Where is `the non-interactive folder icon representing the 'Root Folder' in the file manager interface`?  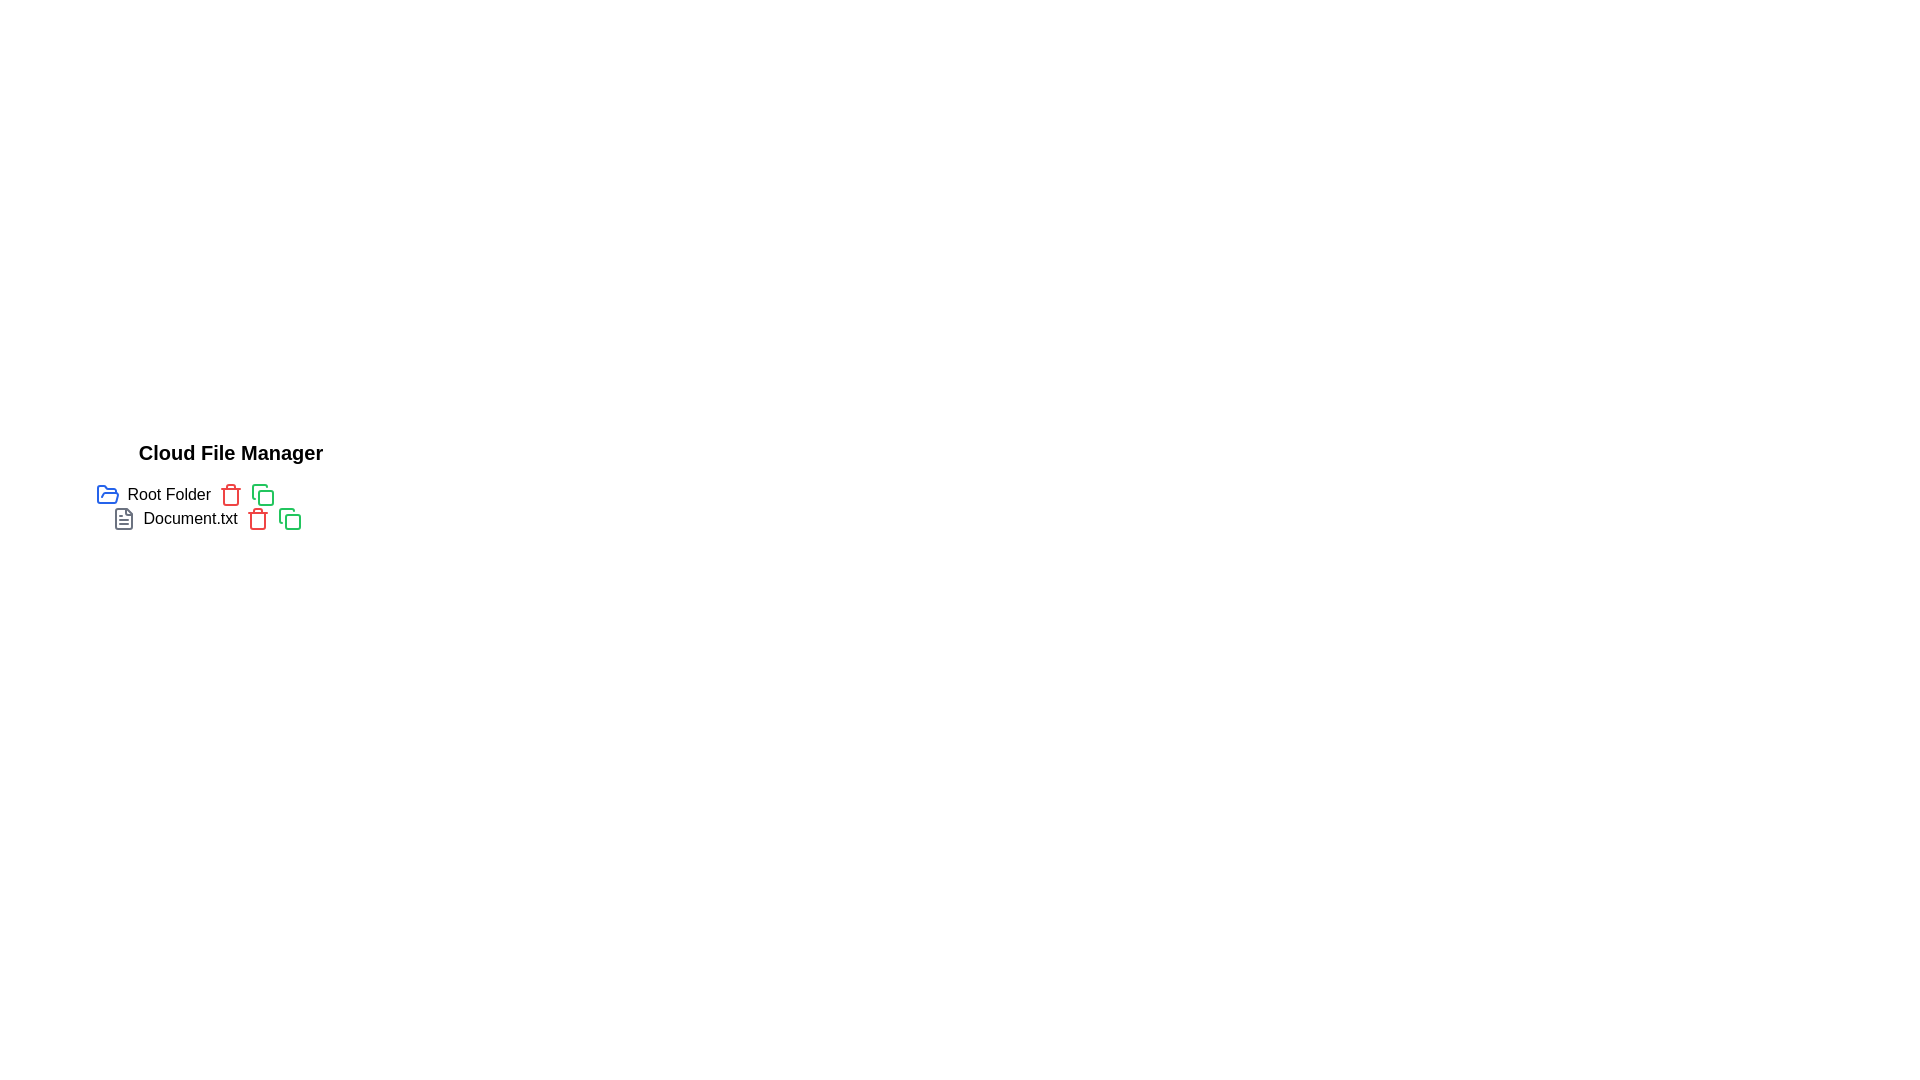 the non-interactive folder icon representing the 'Root Folder' in the file manager interface is located at coordinates (106, 494).